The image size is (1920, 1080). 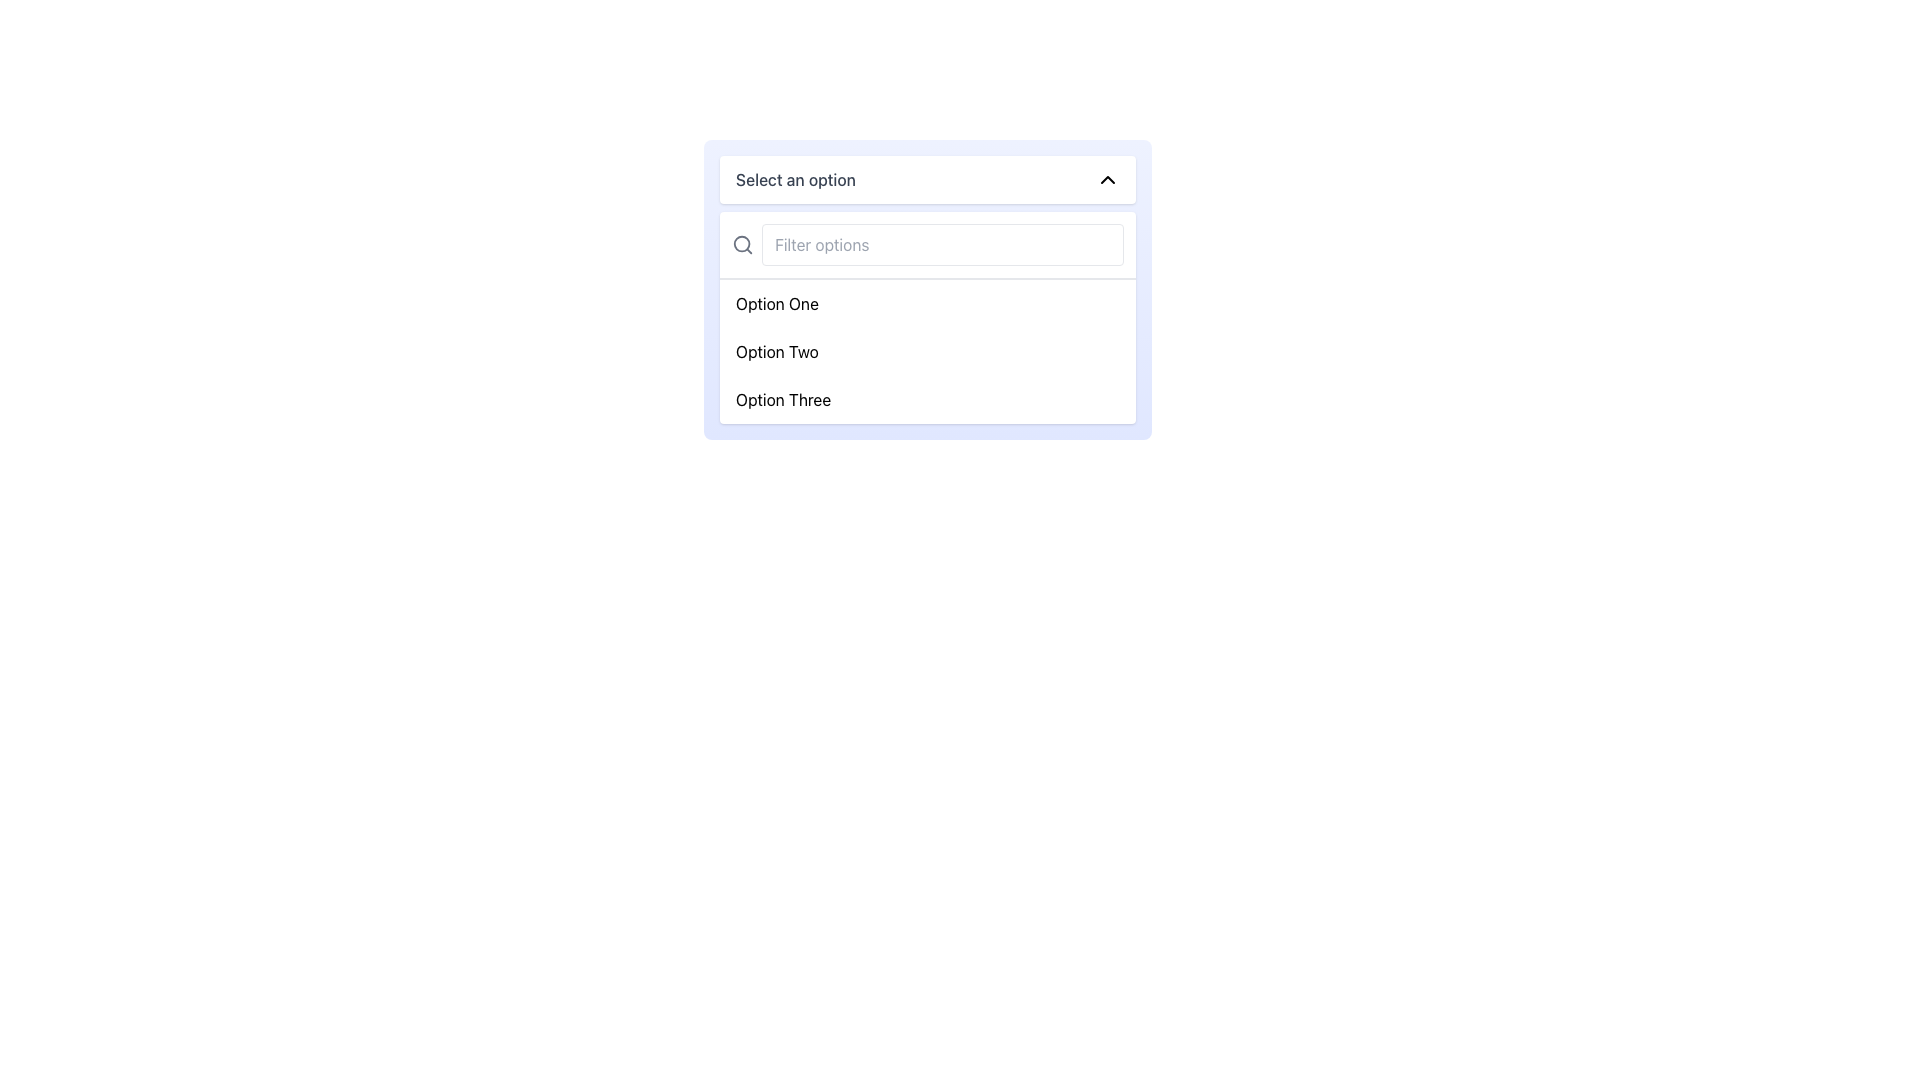 I want to click on the text label displaying 'Option Three' in black, so click(x=782, y=400).